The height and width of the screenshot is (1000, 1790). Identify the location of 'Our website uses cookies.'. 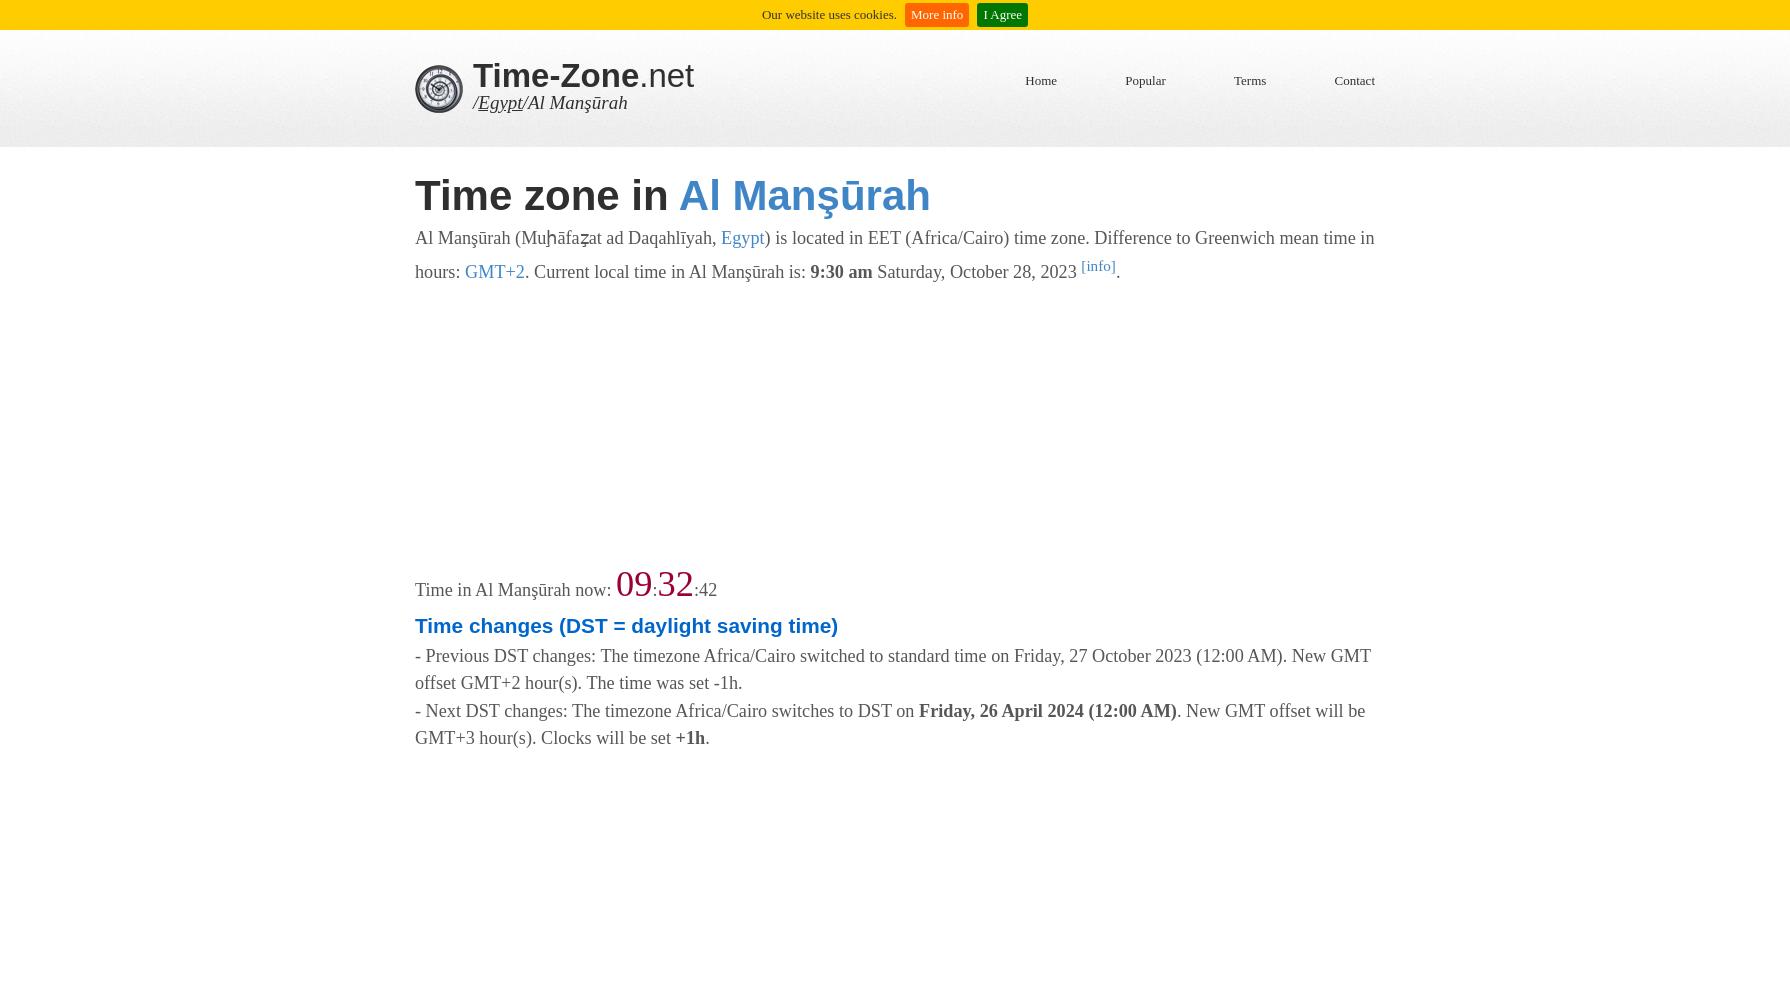
(827, 14).